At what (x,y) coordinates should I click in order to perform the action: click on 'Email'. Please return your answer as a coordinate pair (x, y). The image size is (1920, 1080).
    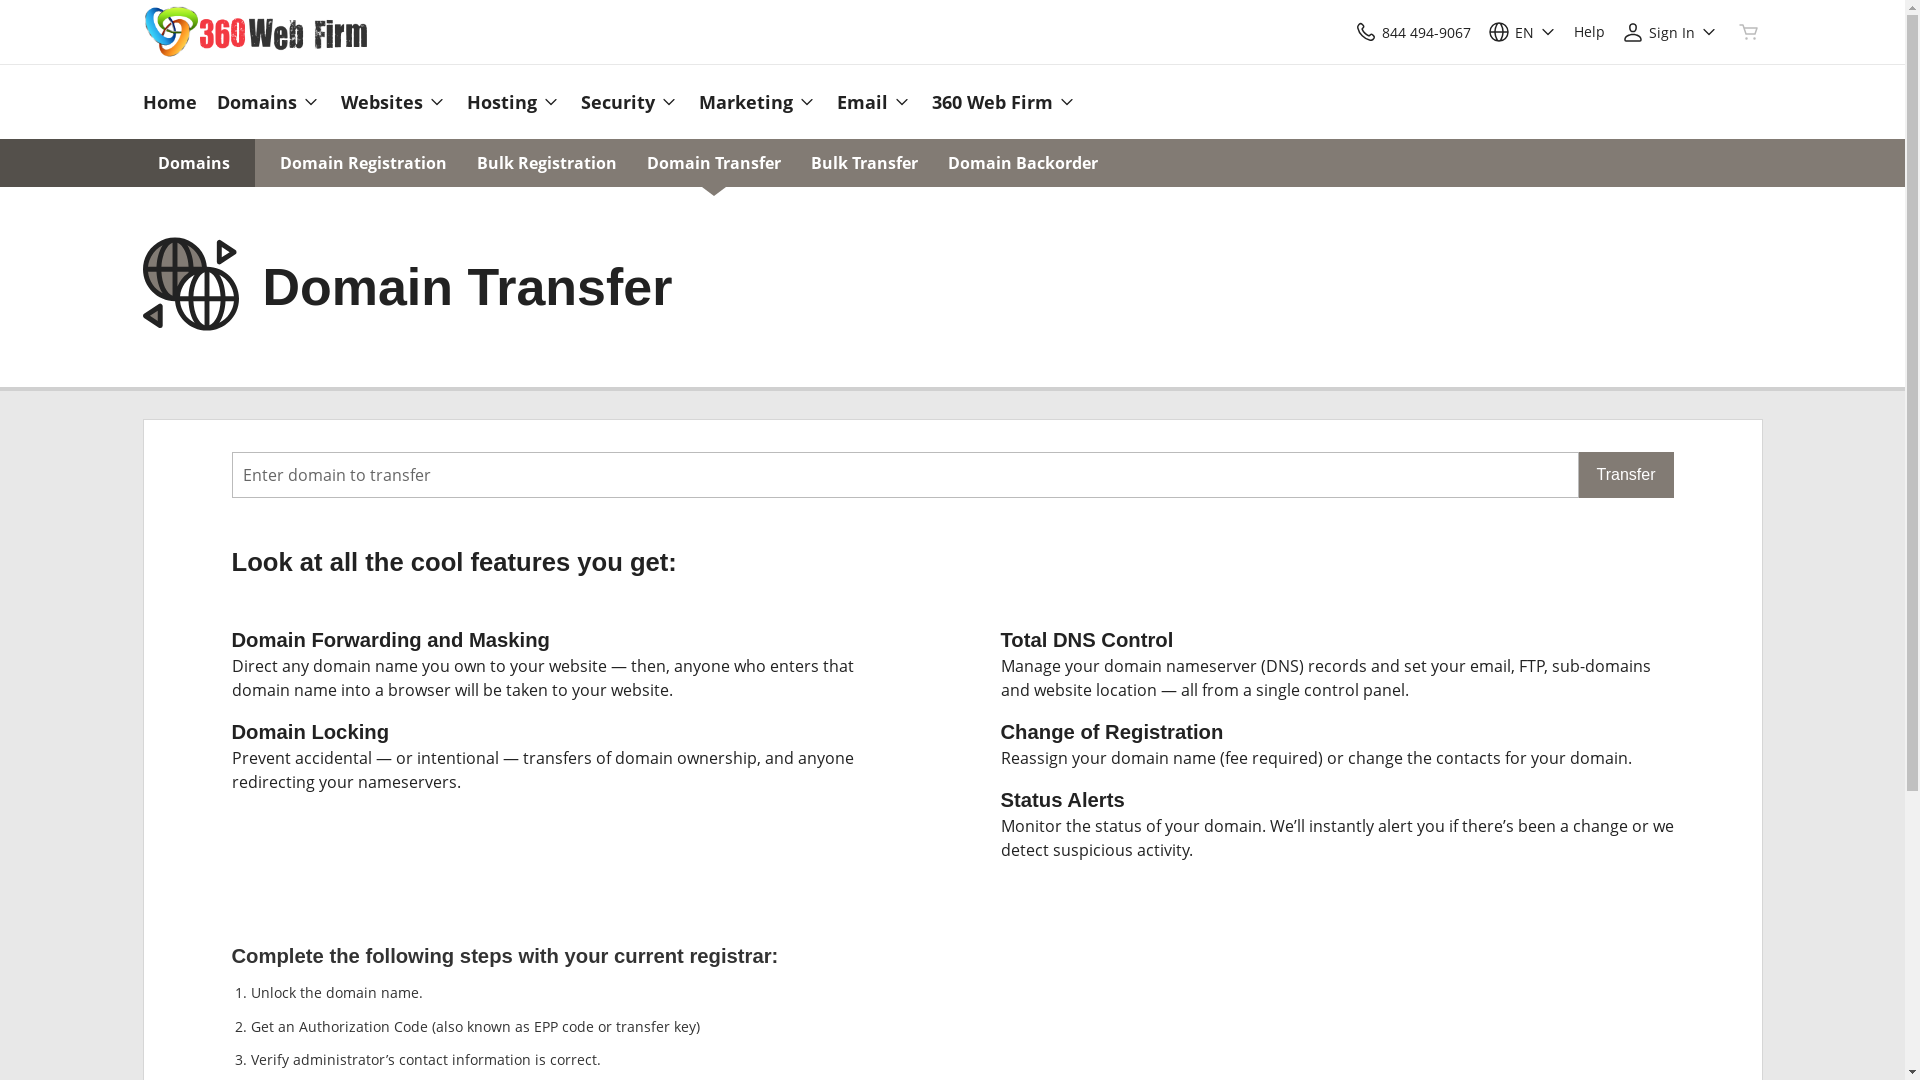
    Looking at the image, I should click on (873, 101).